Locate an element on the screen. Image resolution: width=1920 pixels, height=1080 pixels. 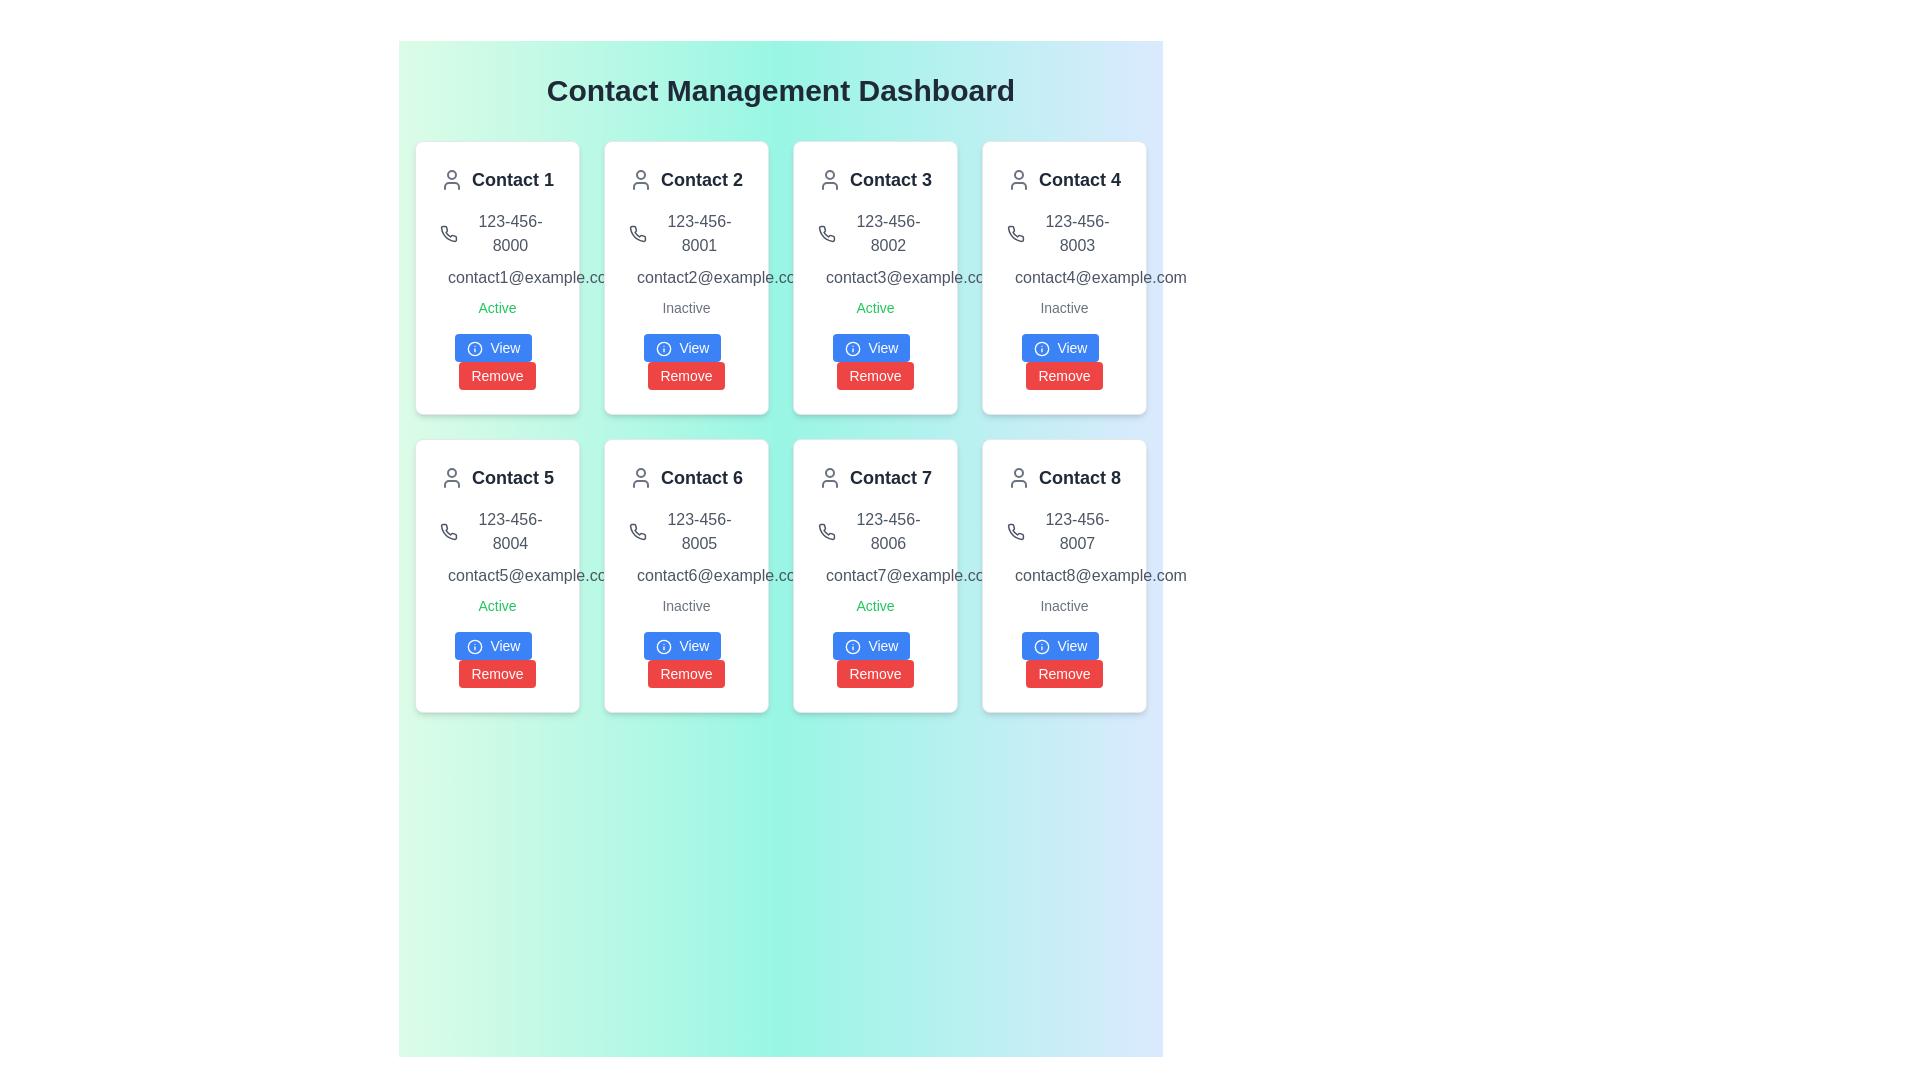
the 'Contact 8' text label that displays a user icon, located at the top of the card for Contact 8 in the lower-right section of the main layout is located at coordinates (1063, 478).